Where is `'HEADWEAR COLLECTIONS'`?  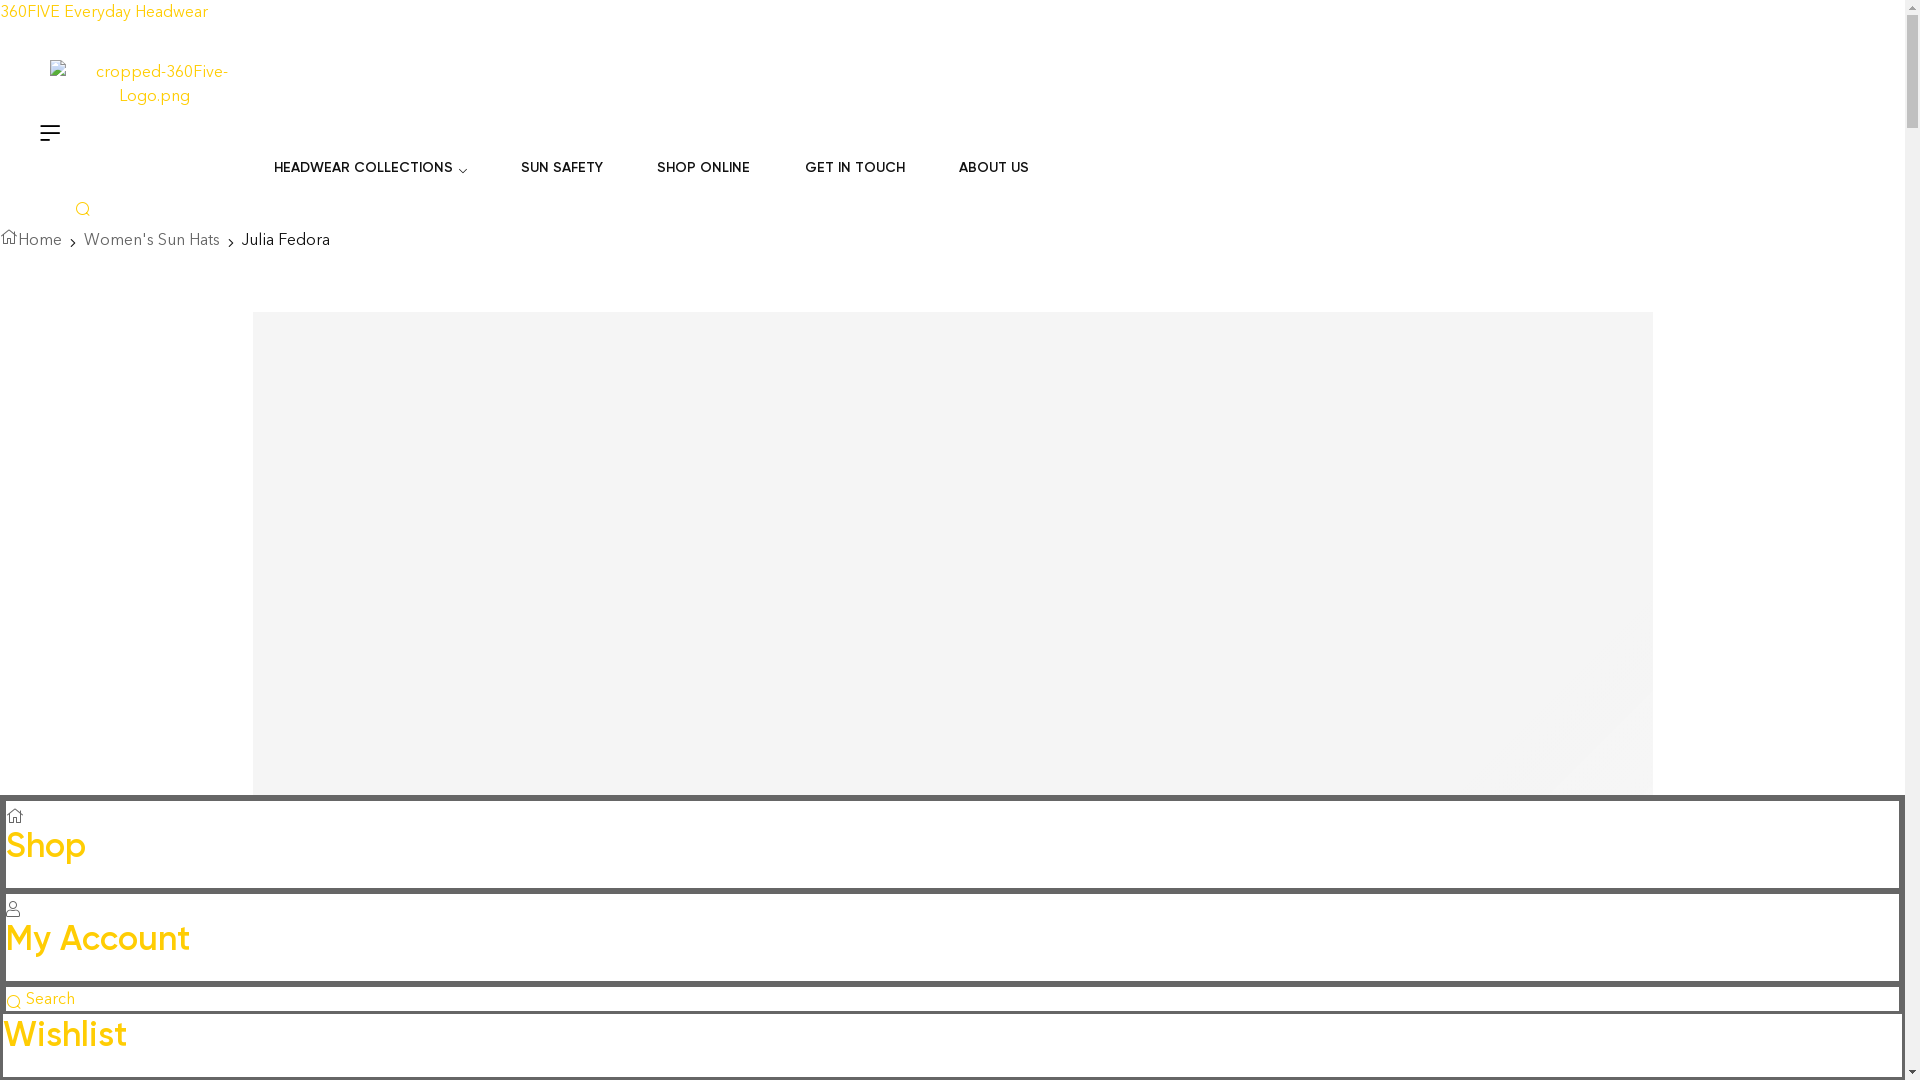
'HEADWEAR COLLECTIONS' is located at coordinates (370, 167).